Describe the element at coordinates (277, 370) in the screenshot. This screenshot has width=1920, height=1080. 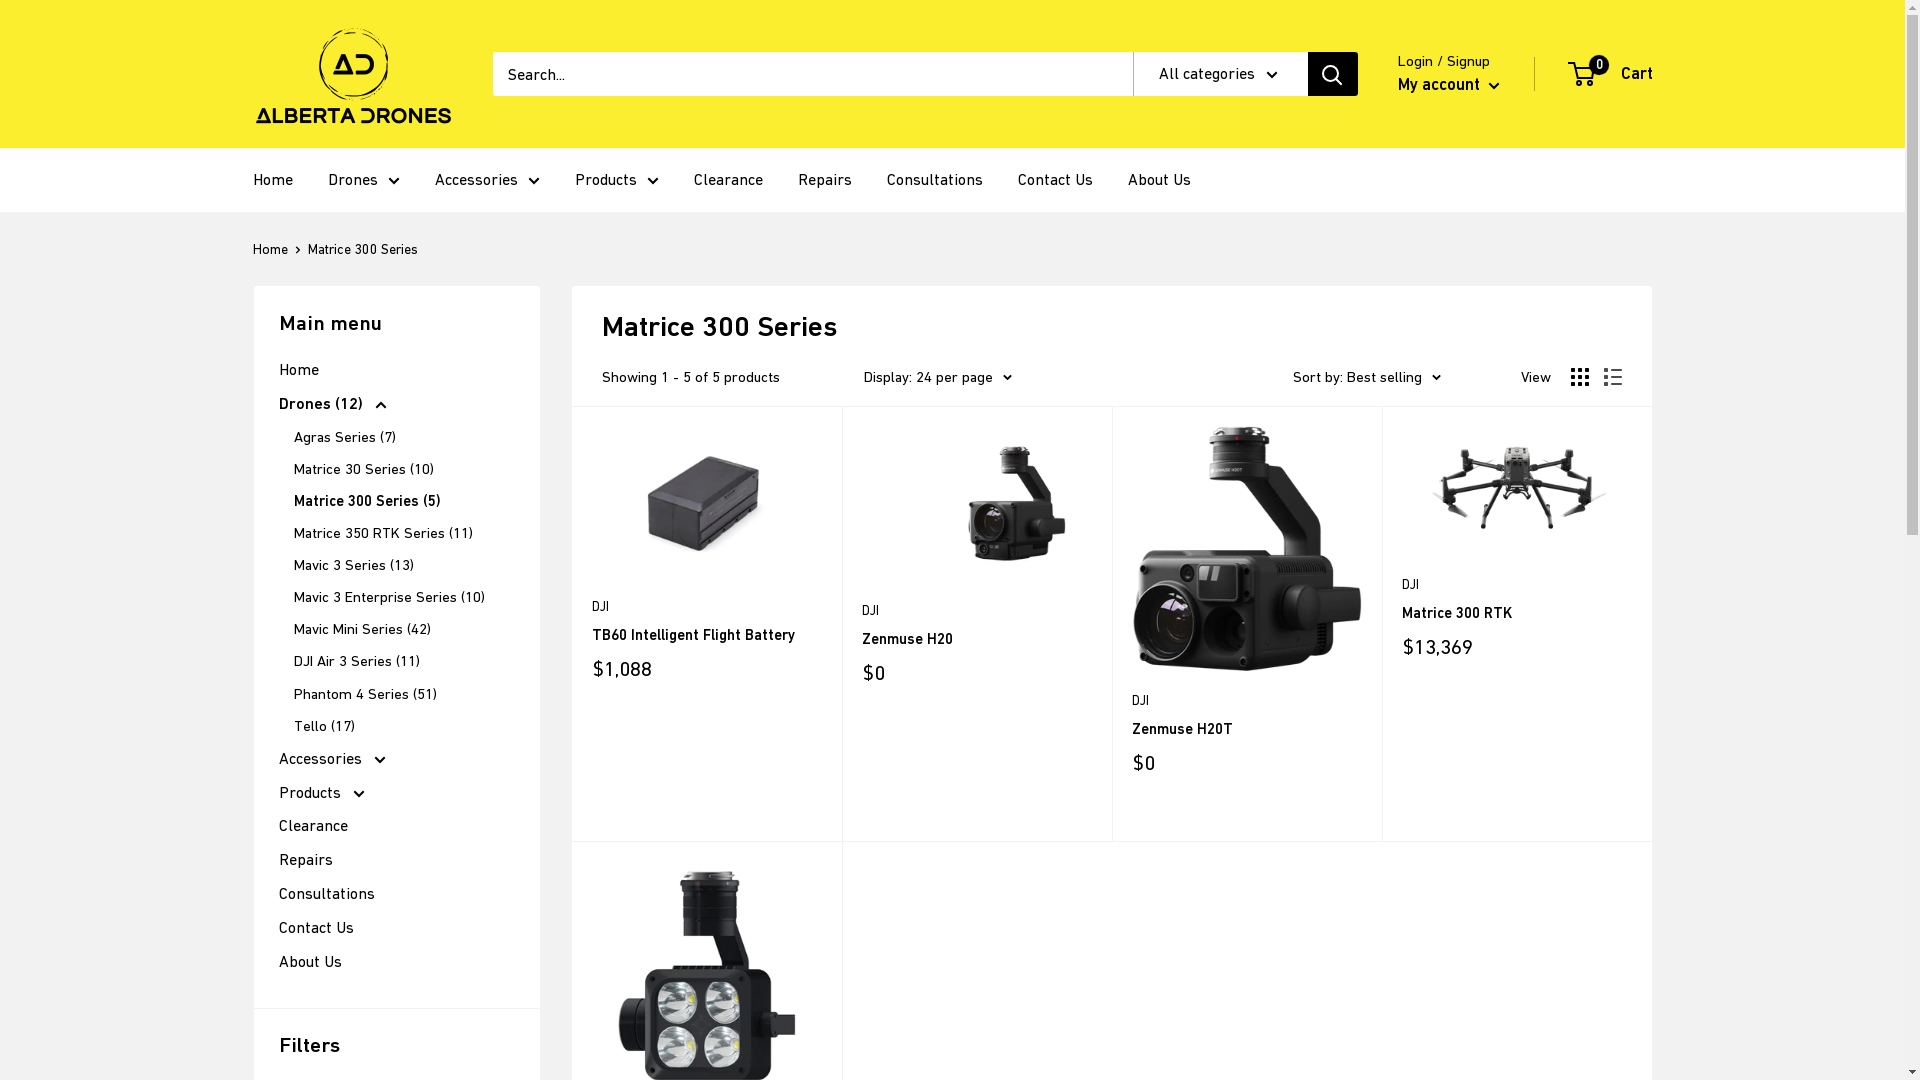
I see `'Home'` at that location.